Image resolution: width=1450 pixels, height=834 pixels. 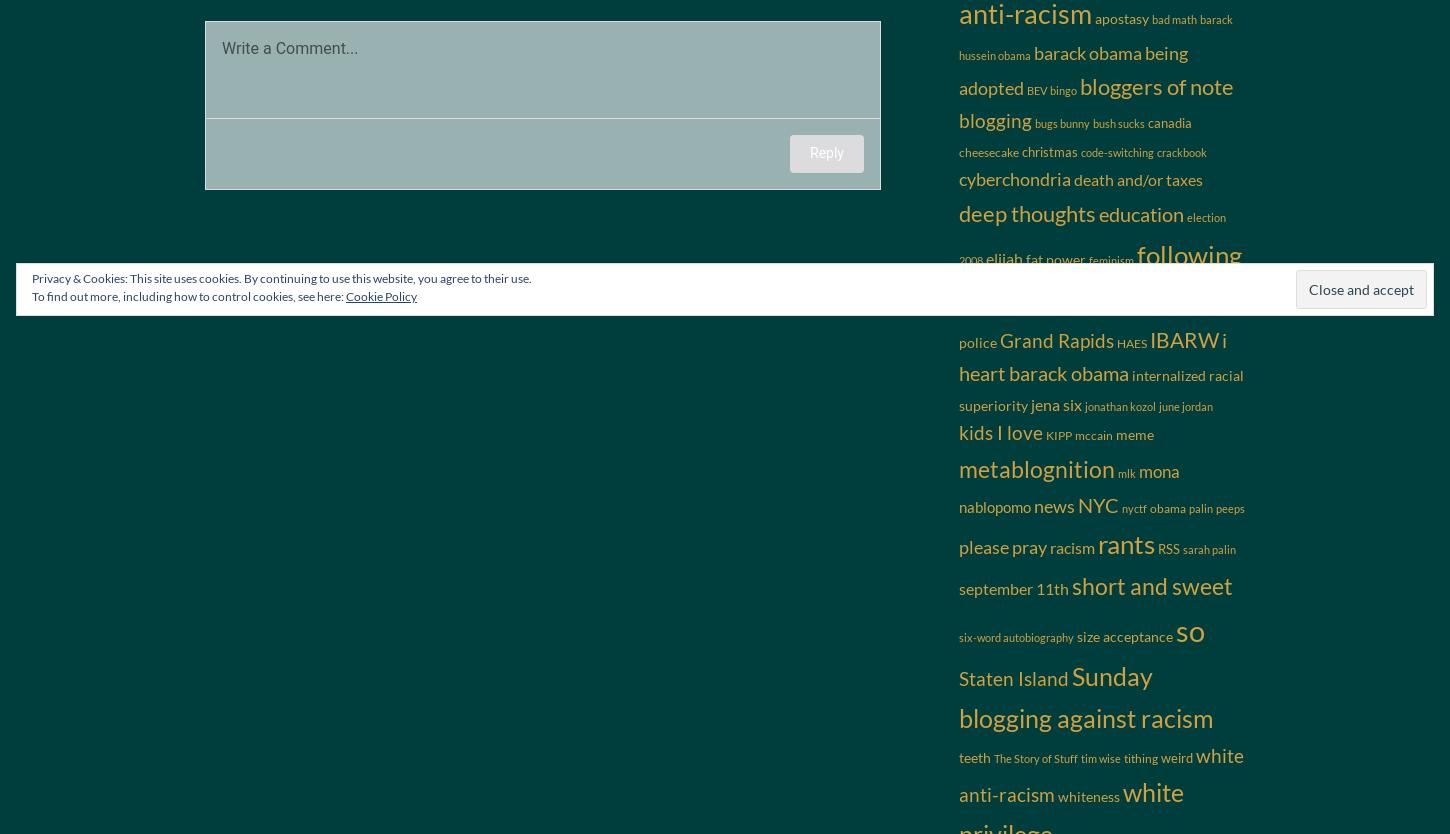 I want to click on 'christmas', so click(x=1049, y=152).